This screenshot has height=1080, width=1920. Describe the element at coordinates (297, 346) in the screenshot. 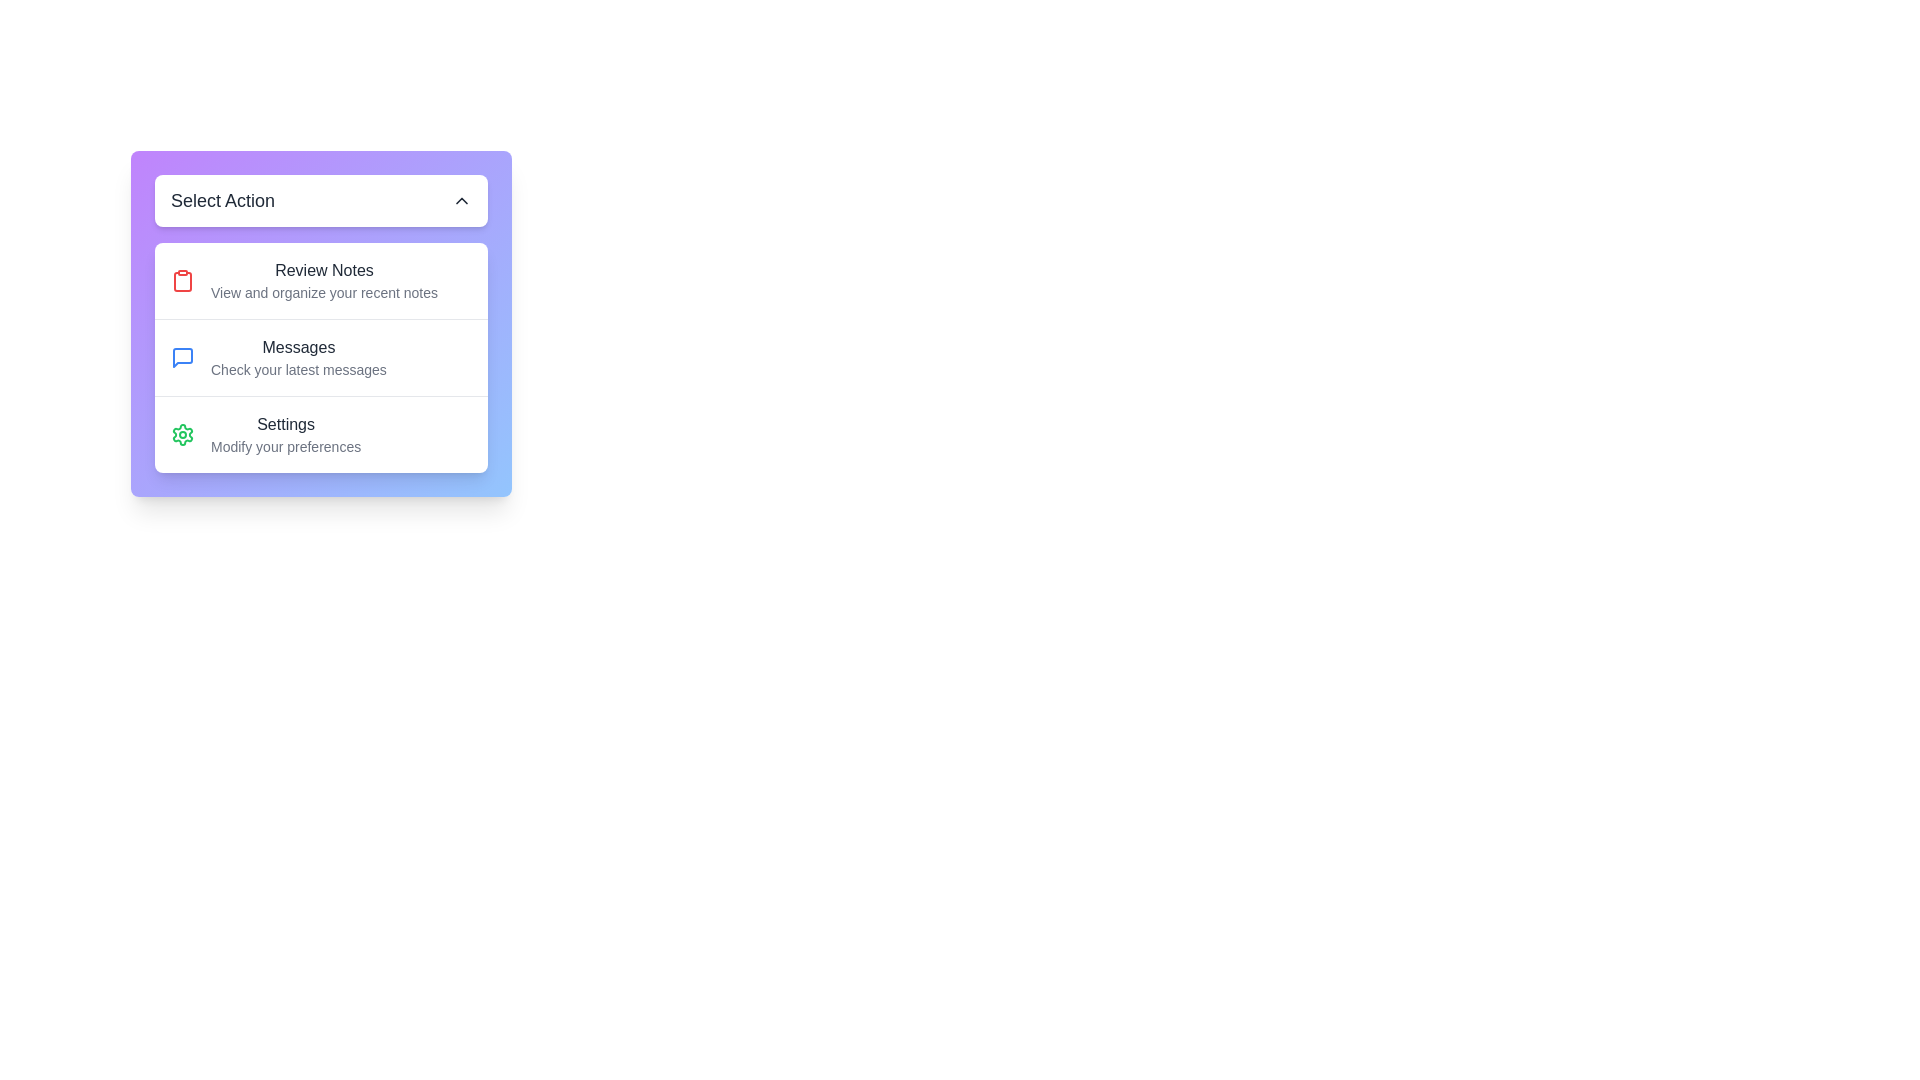

I see `the text label displaying 'Messages' that is part of a menu option, located above the smaller descriptive text 'Check your latest messages'` at that location.